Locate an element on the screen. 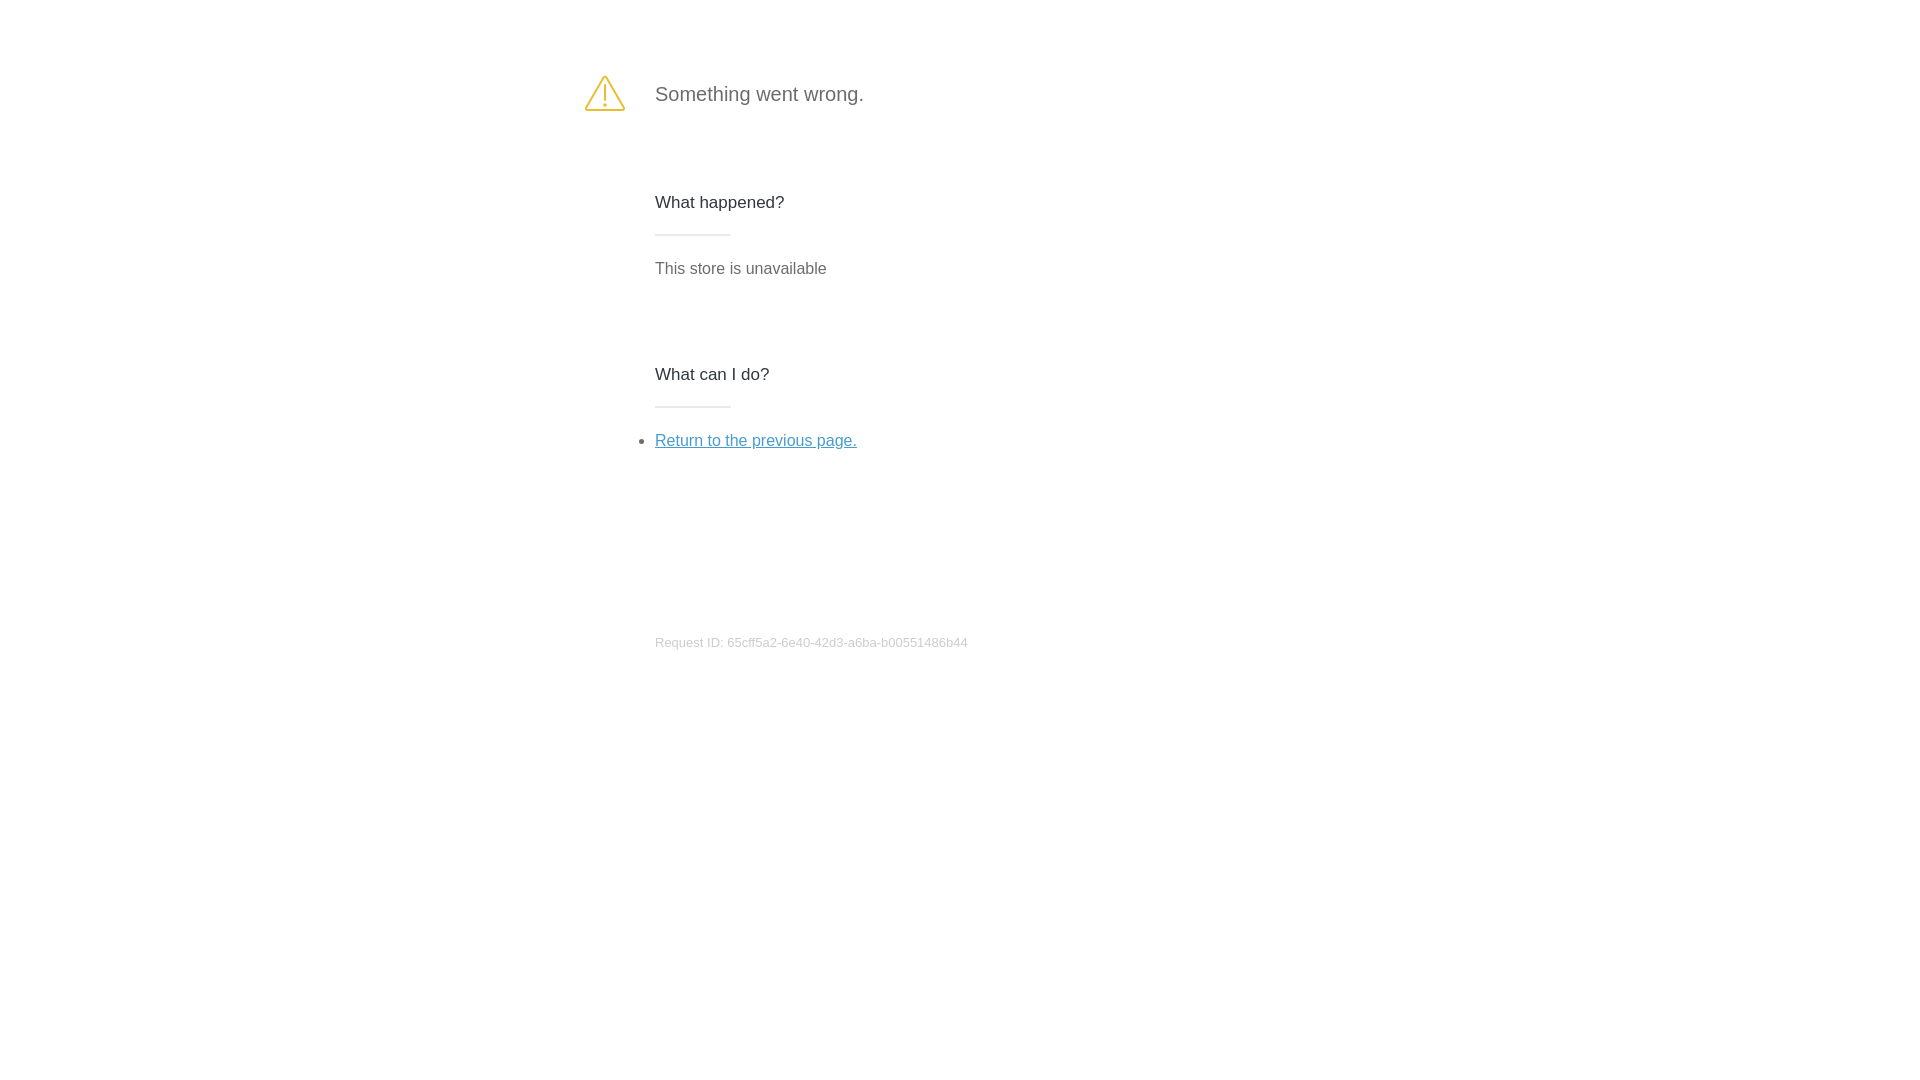 Image resolution: width=1920 pixels, height=1080 pixels. 'Return to the previous page.' is located at coordinates (654, 439).